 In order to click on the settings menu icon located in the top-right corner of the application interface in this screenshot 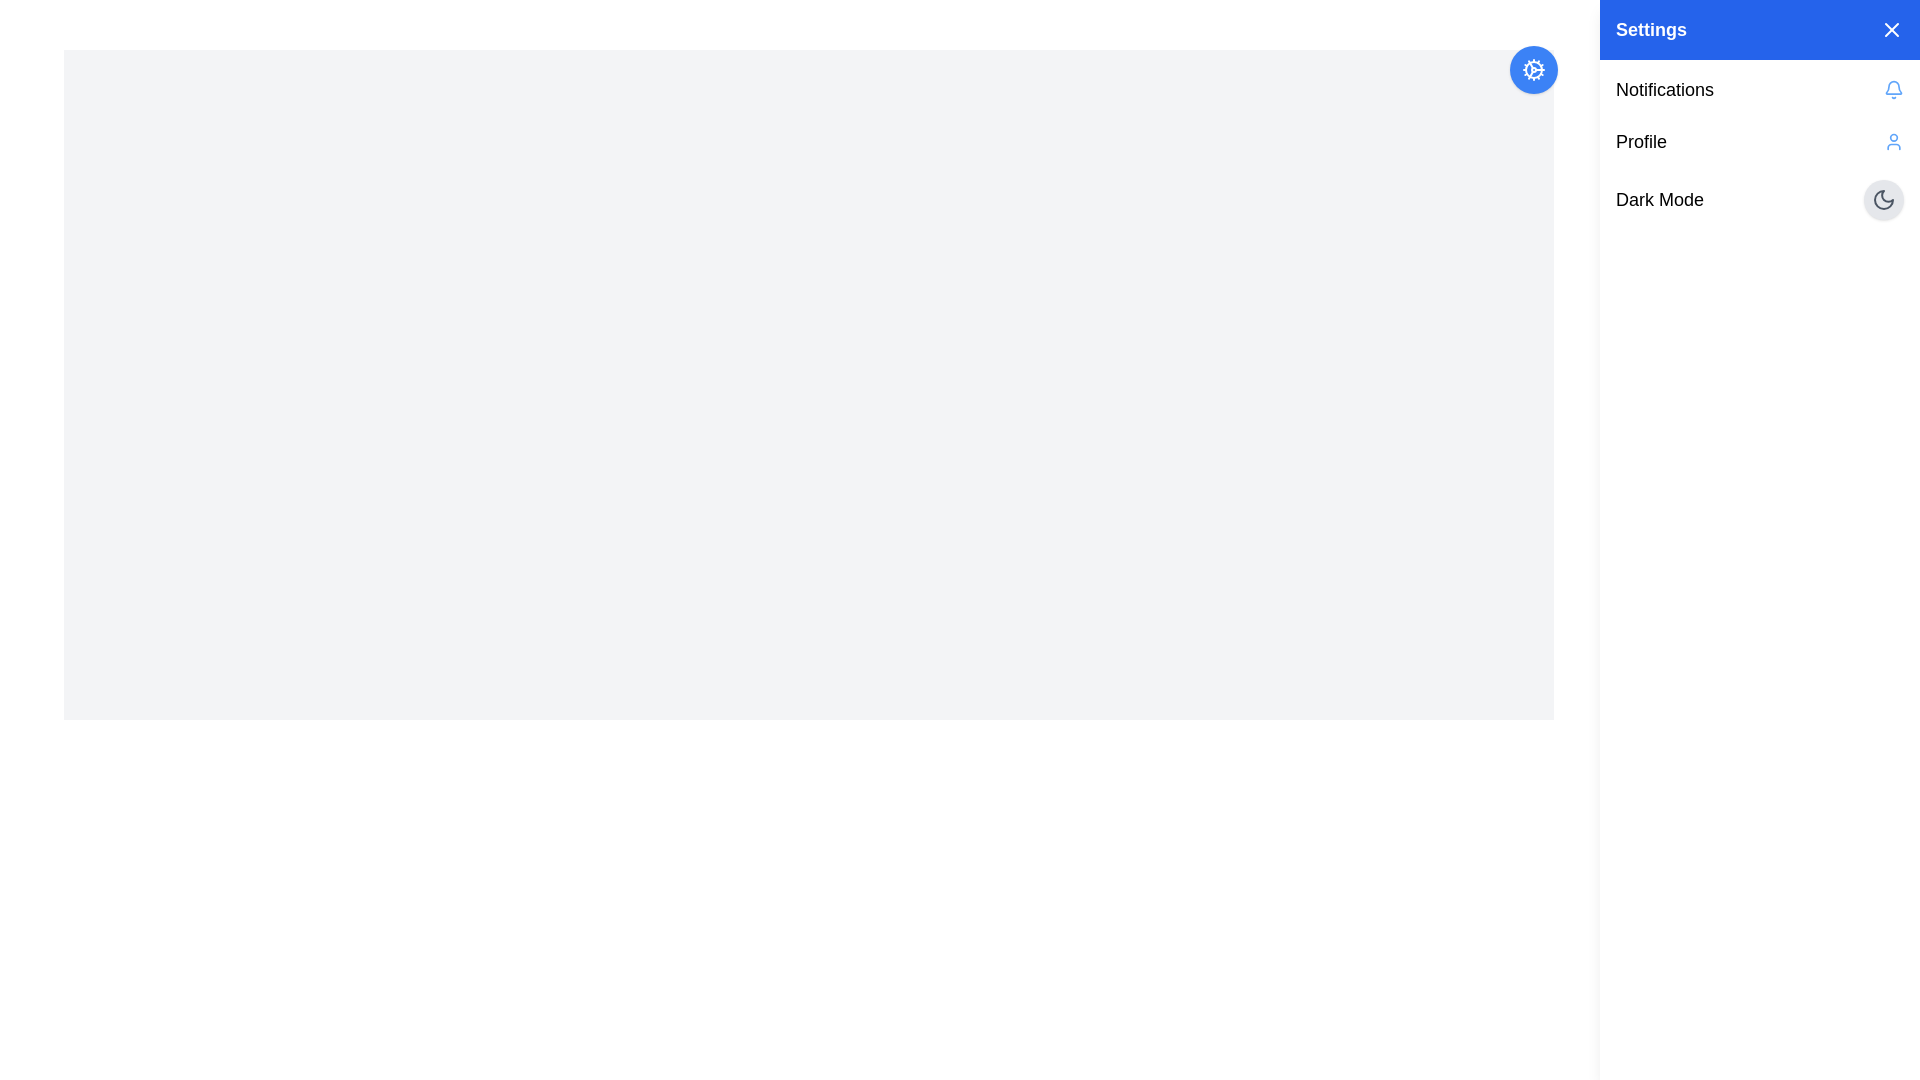, I will do `click(1533, 68)`.